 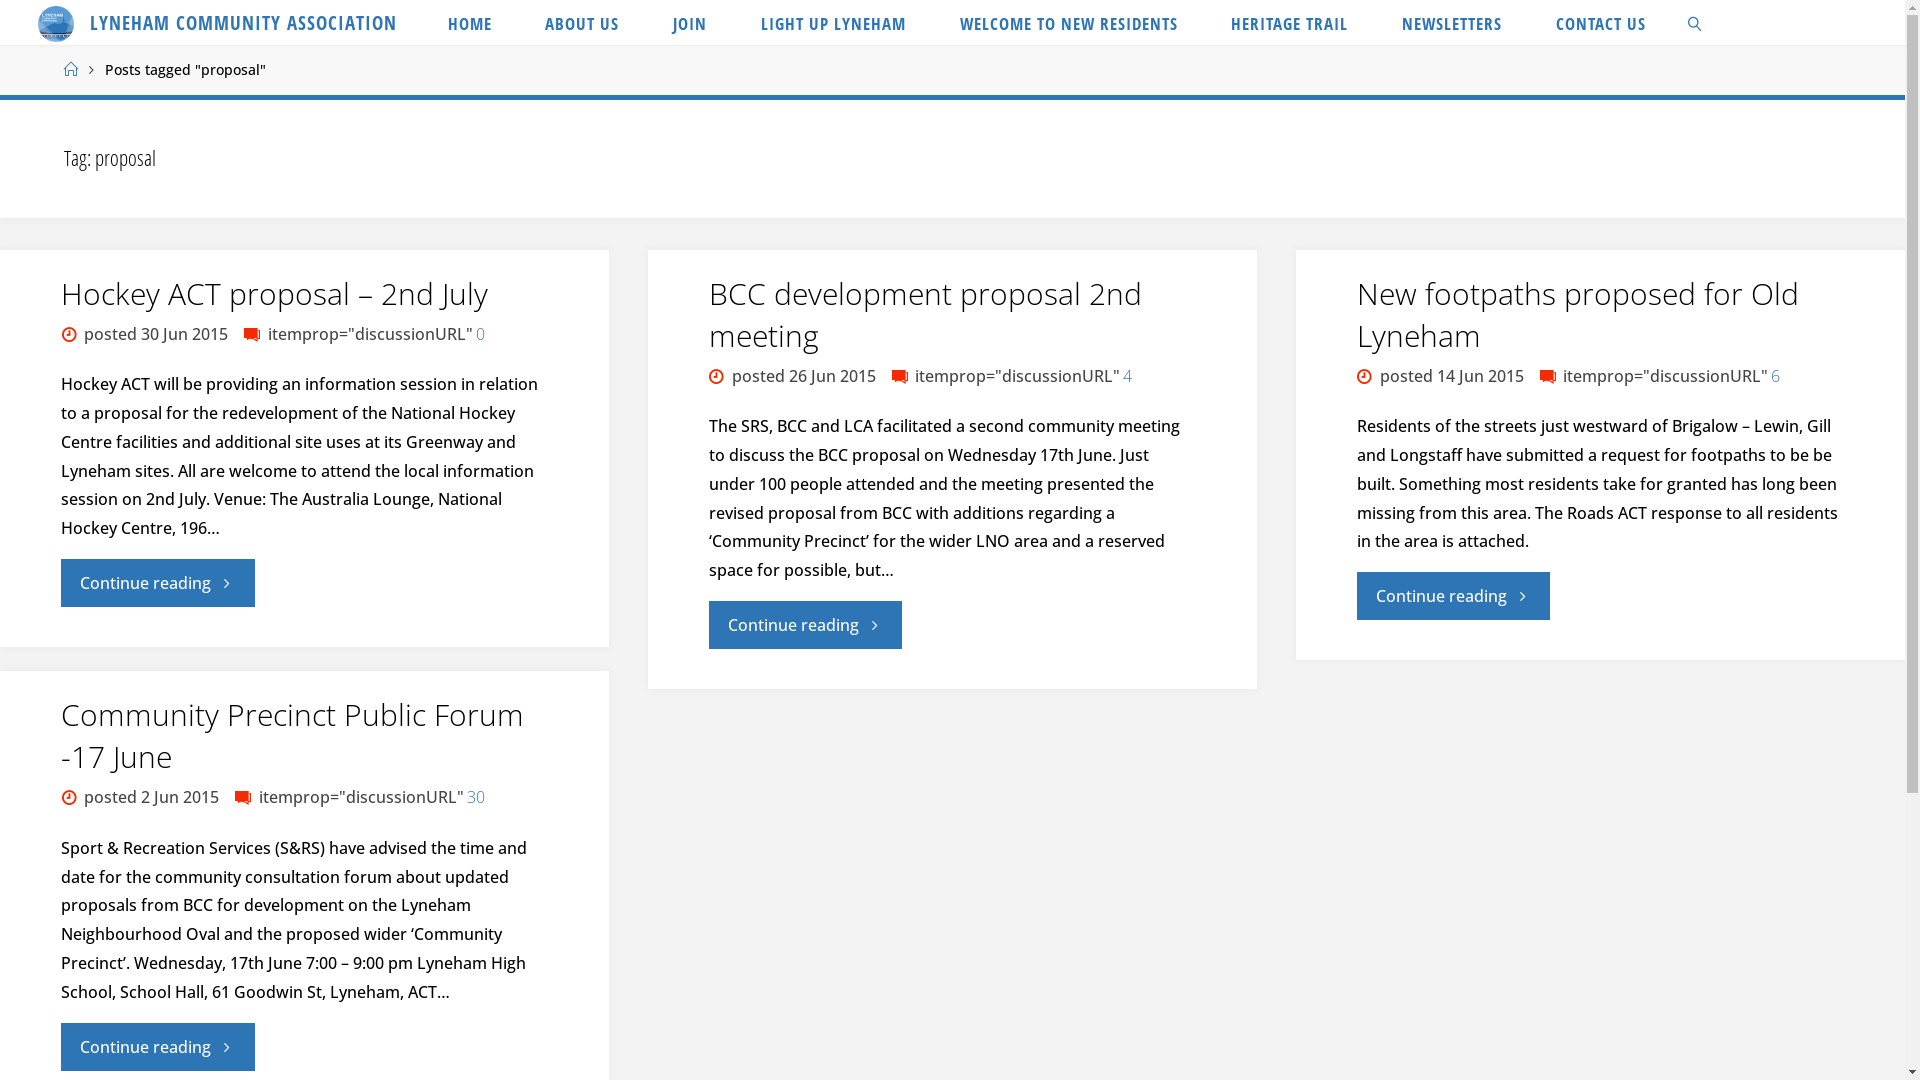 What do you see at coordinates (242, 22) in the screenshot?
I see `'LYNEHAM COMMUNITY ASSOCIATION'` at bounding box center [242, 22].